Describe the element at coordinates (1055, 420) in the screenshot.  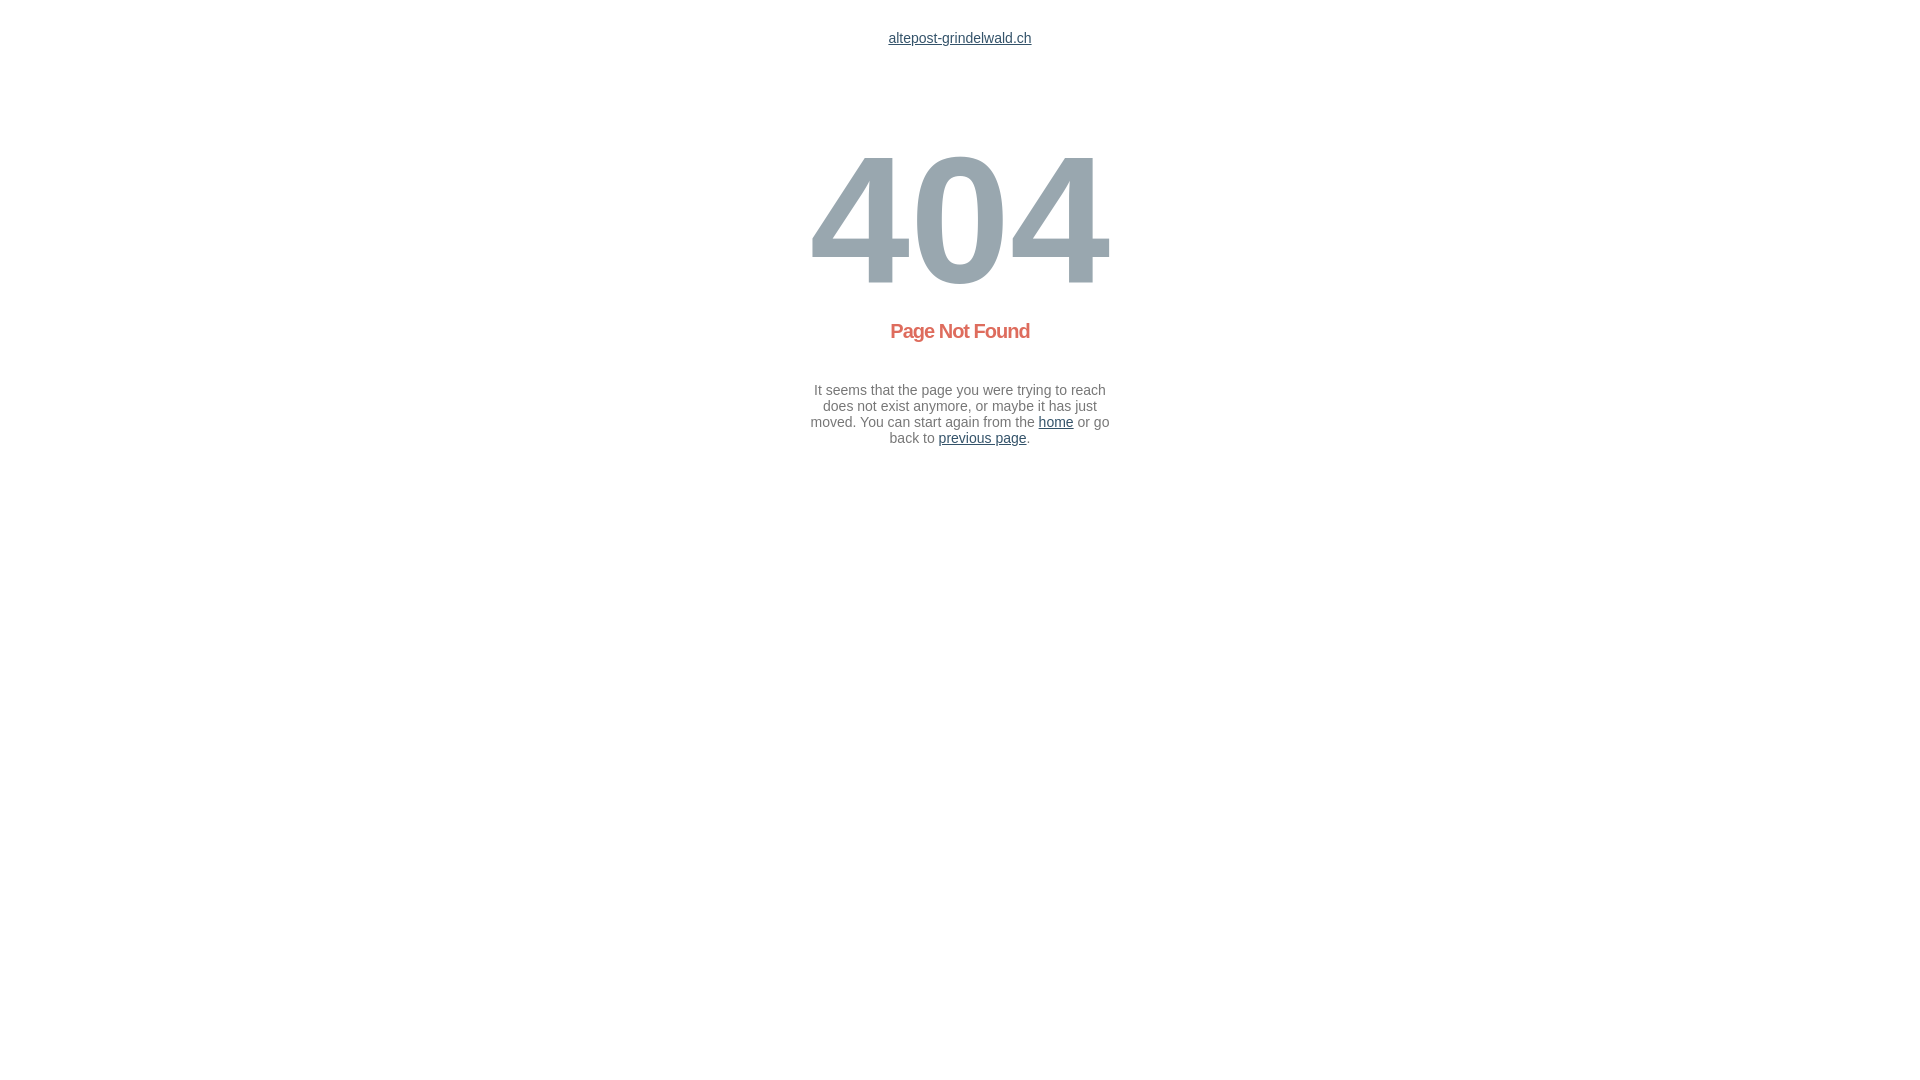
I see `'home'` at that location.